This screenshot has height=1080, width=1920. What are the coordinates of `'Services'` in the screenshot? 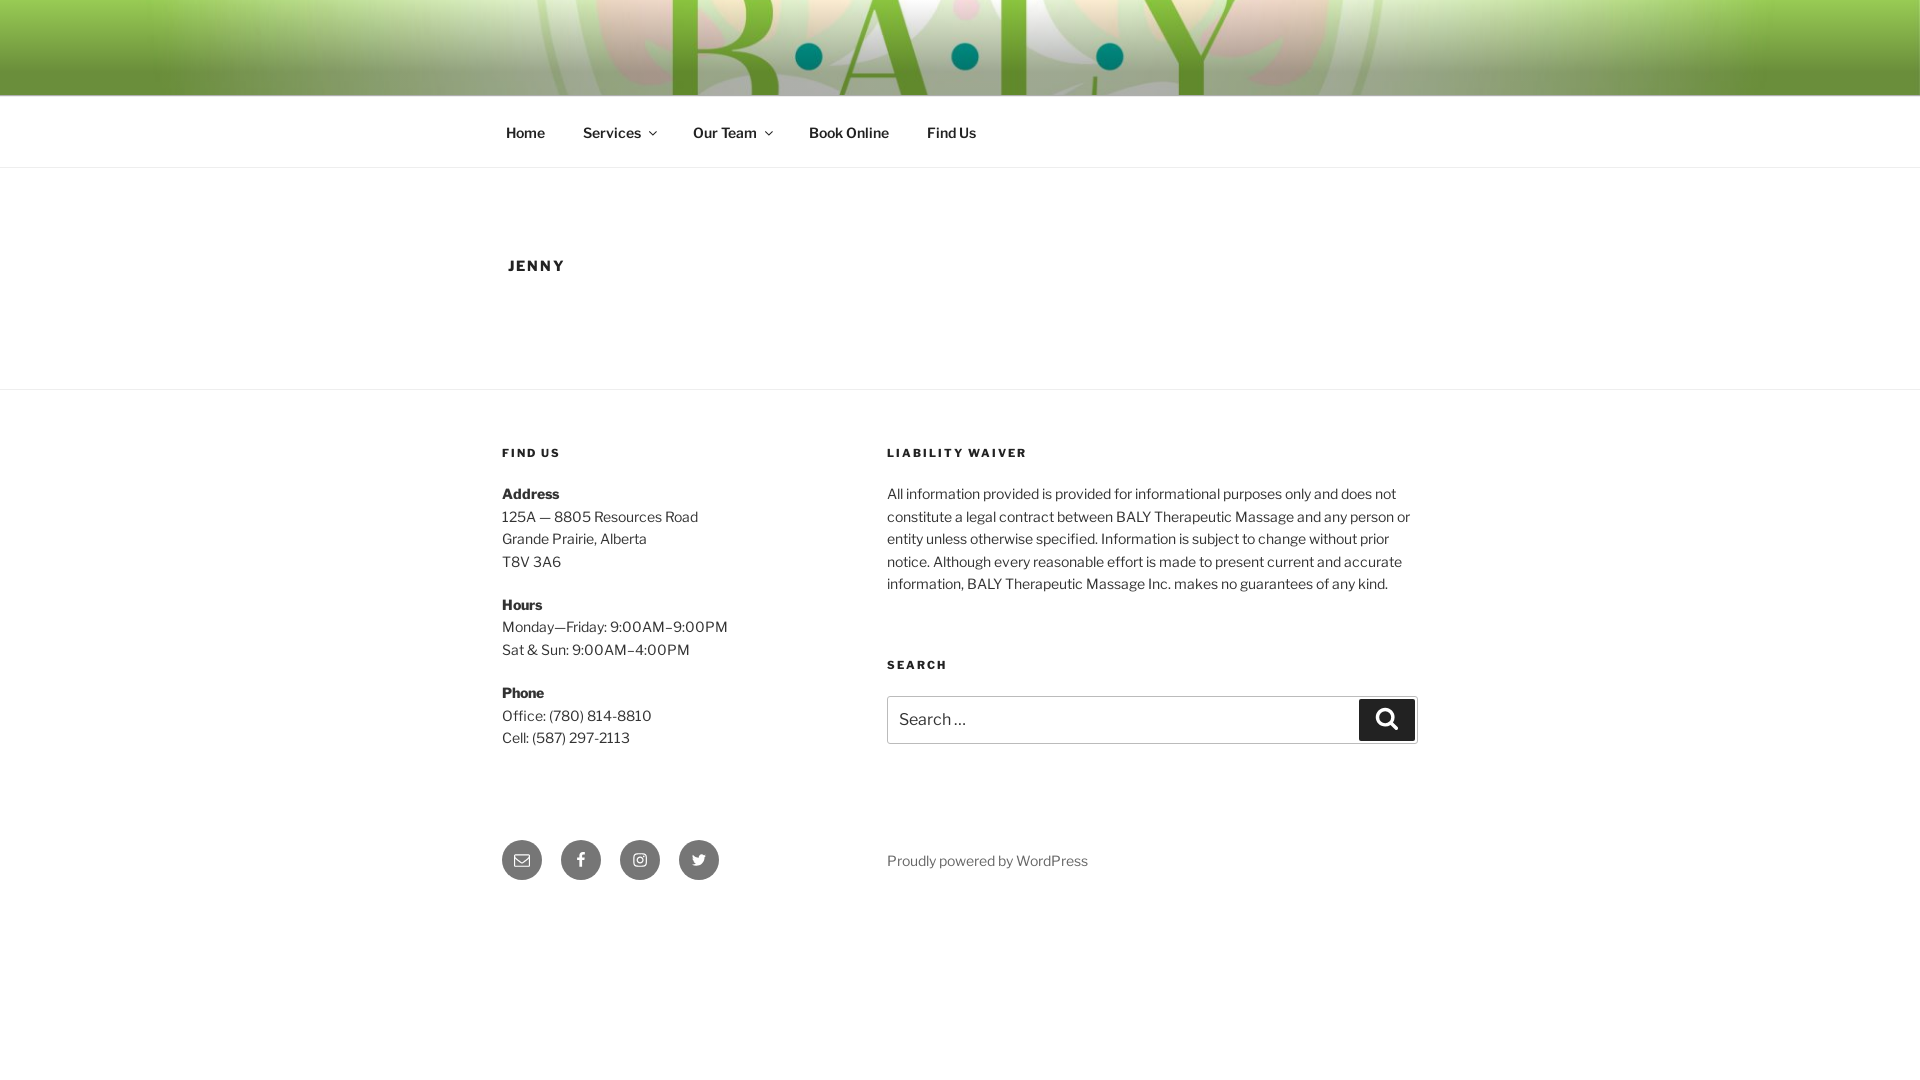 It's located at (617, 132).